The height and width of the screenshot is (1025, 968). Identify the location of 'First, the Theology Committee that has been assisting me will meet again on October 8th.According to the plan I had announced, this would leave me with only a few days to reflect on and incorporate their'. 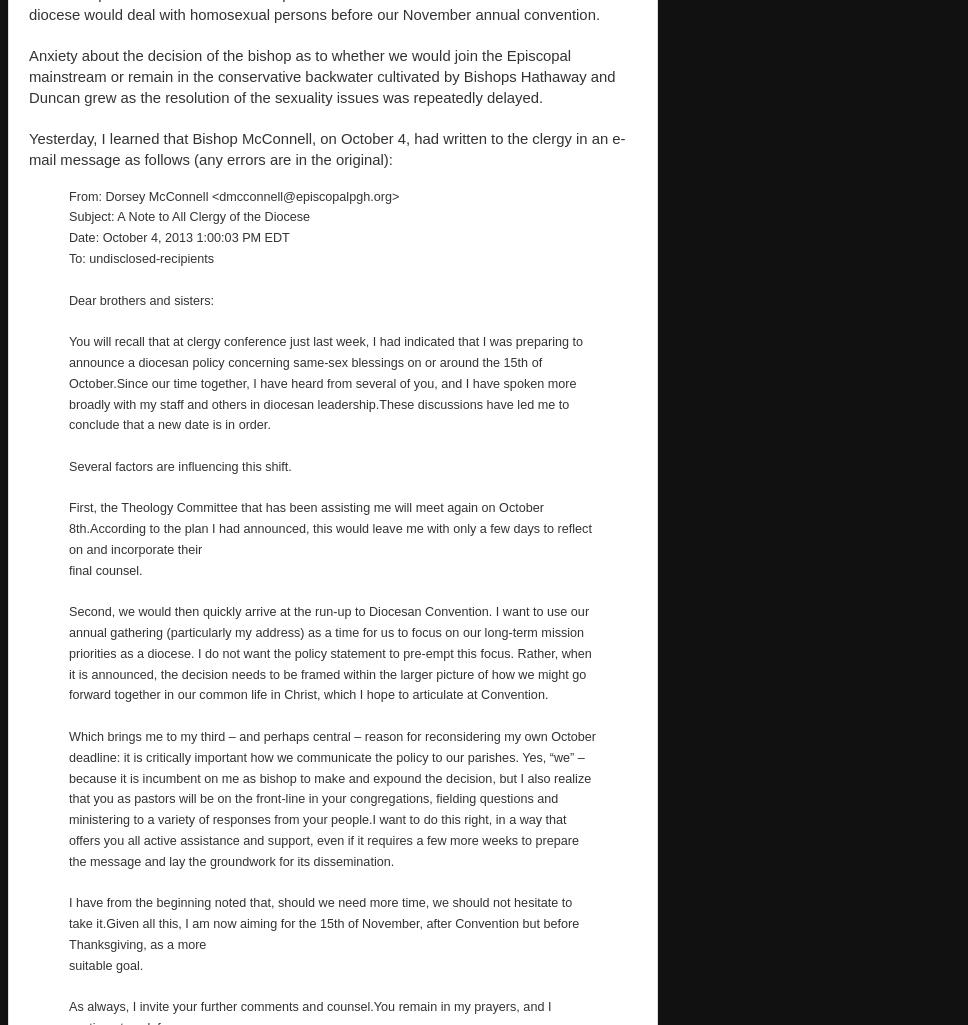
(329, 527).